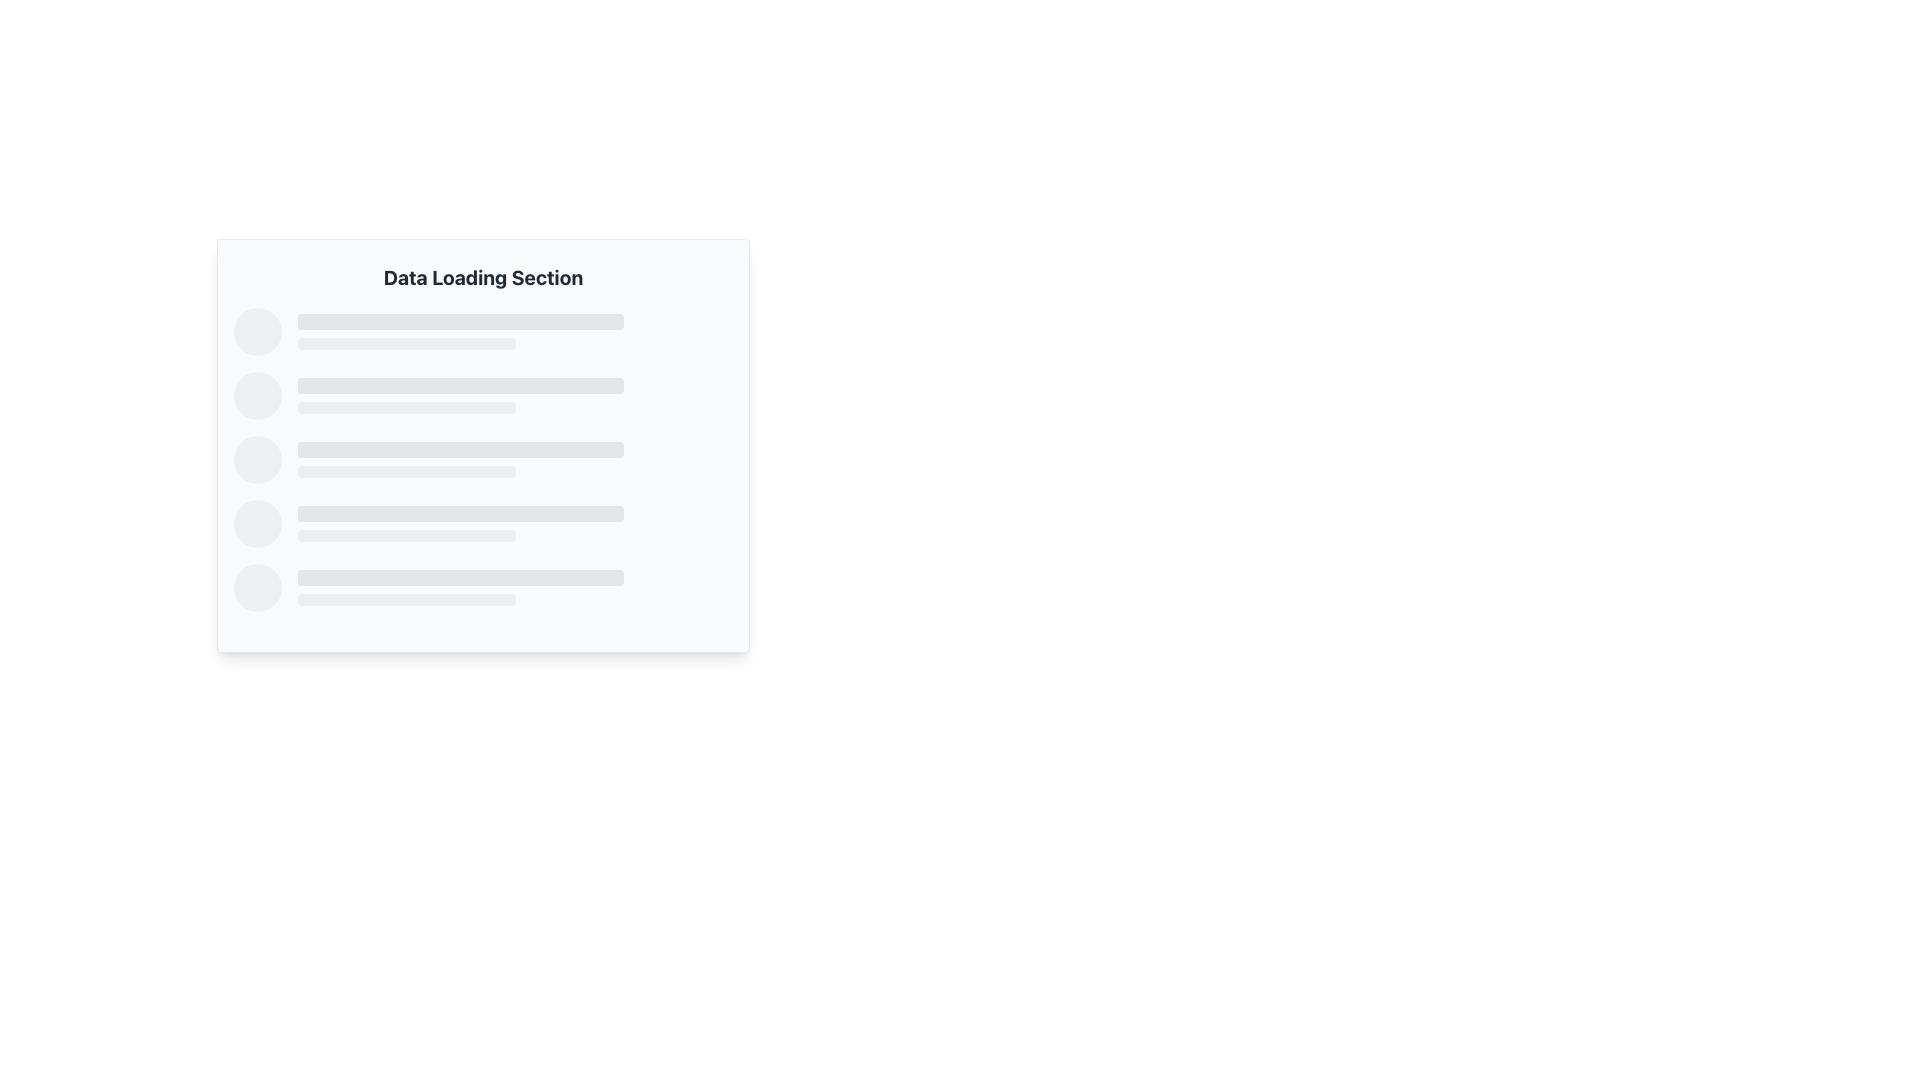  Describe the element at coordinates (483, 523) in the screenshot. I see `the Loading Placeholder element in the 'Data Loading Section' interface, which features a gray circular component on the left and two vertical rectangular placeholders on the right` at that location.